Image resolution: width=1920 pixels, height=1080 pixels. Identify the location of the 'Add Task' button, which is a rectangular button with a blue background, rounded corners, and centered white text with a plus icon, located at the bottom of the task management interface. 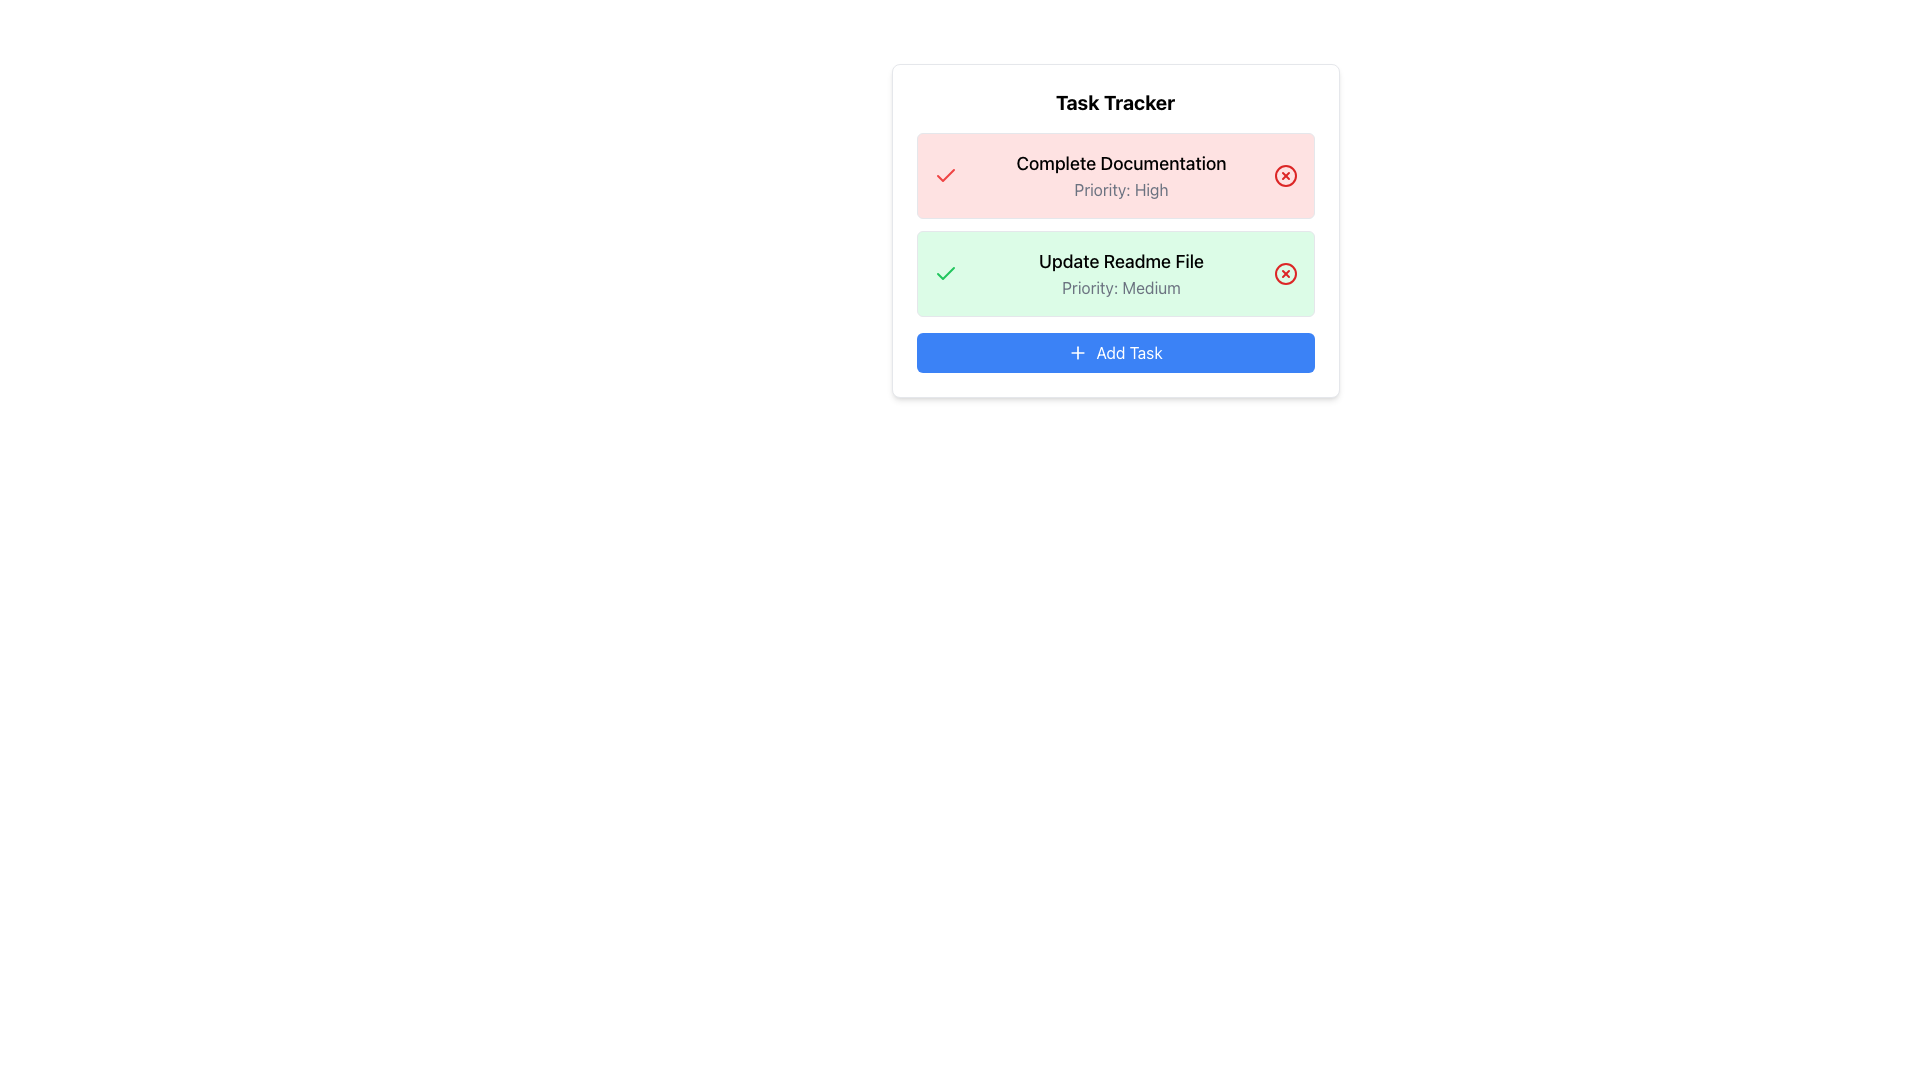
(1114, 352).